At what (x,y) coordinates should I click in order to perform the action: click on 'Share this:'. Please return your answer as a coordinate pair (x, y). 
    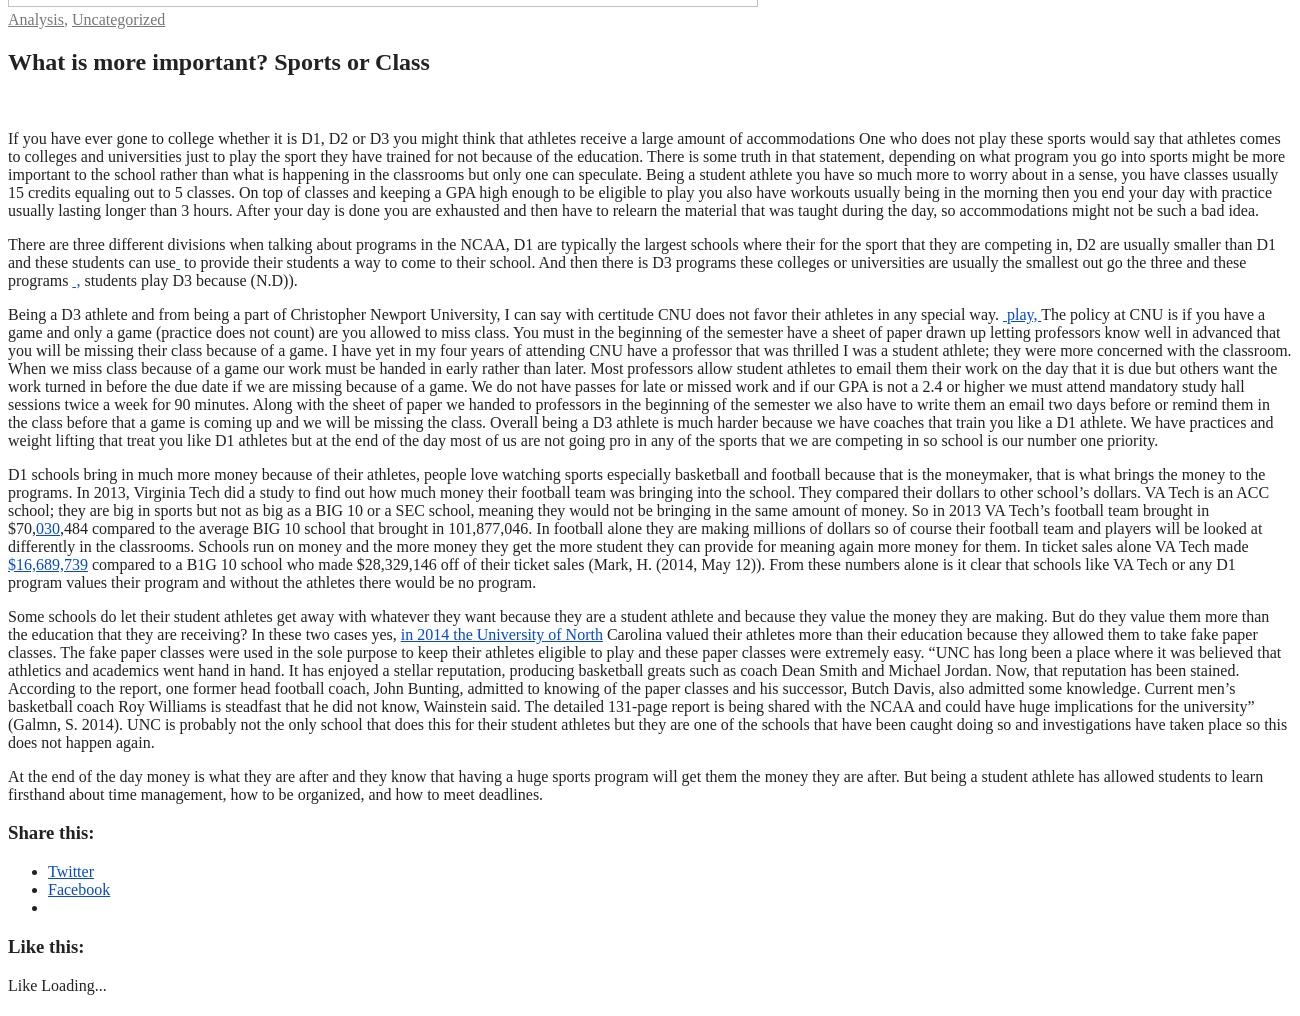
    Looking at the image, I should click on (49, 832).